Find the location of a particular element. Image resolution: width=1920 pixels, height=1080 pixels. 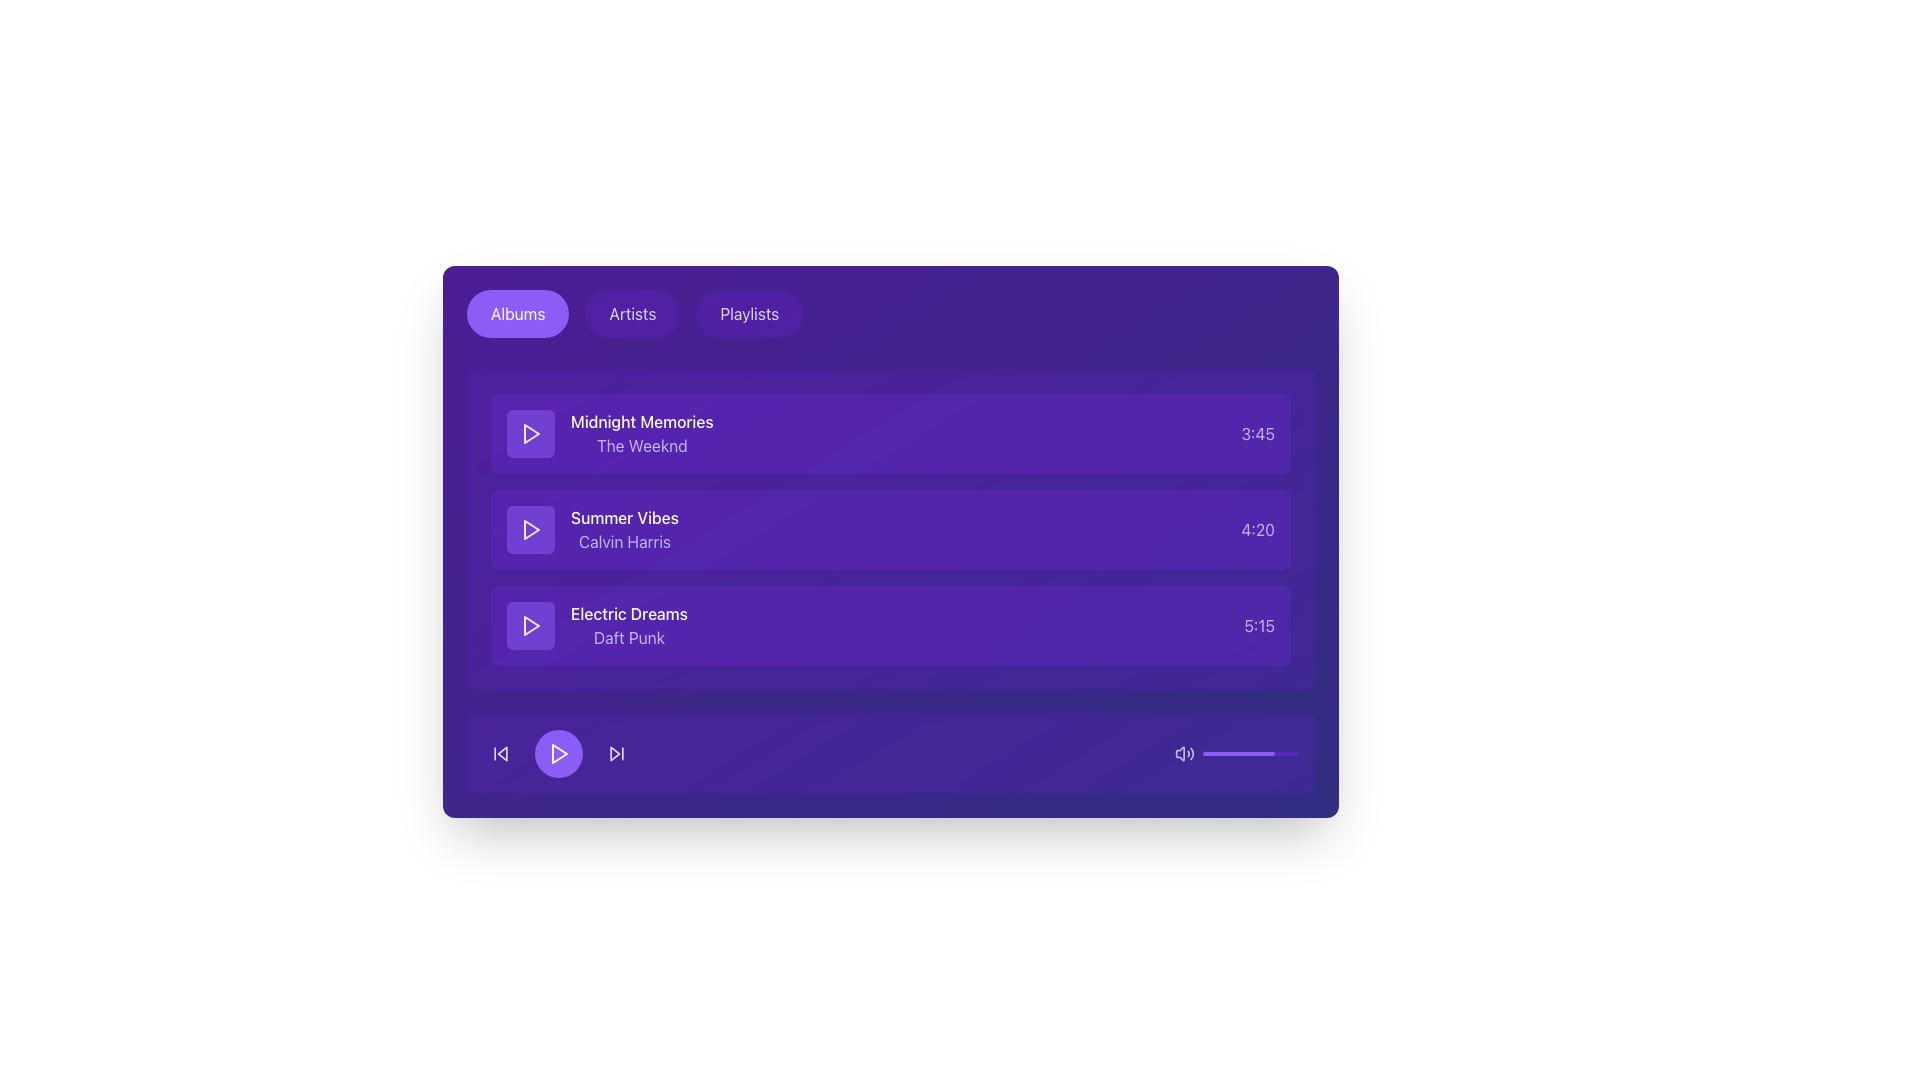

the circular violet button with a white triangular 'play' icon located at the center of the playback controls section is located at coordinates (558, 753).